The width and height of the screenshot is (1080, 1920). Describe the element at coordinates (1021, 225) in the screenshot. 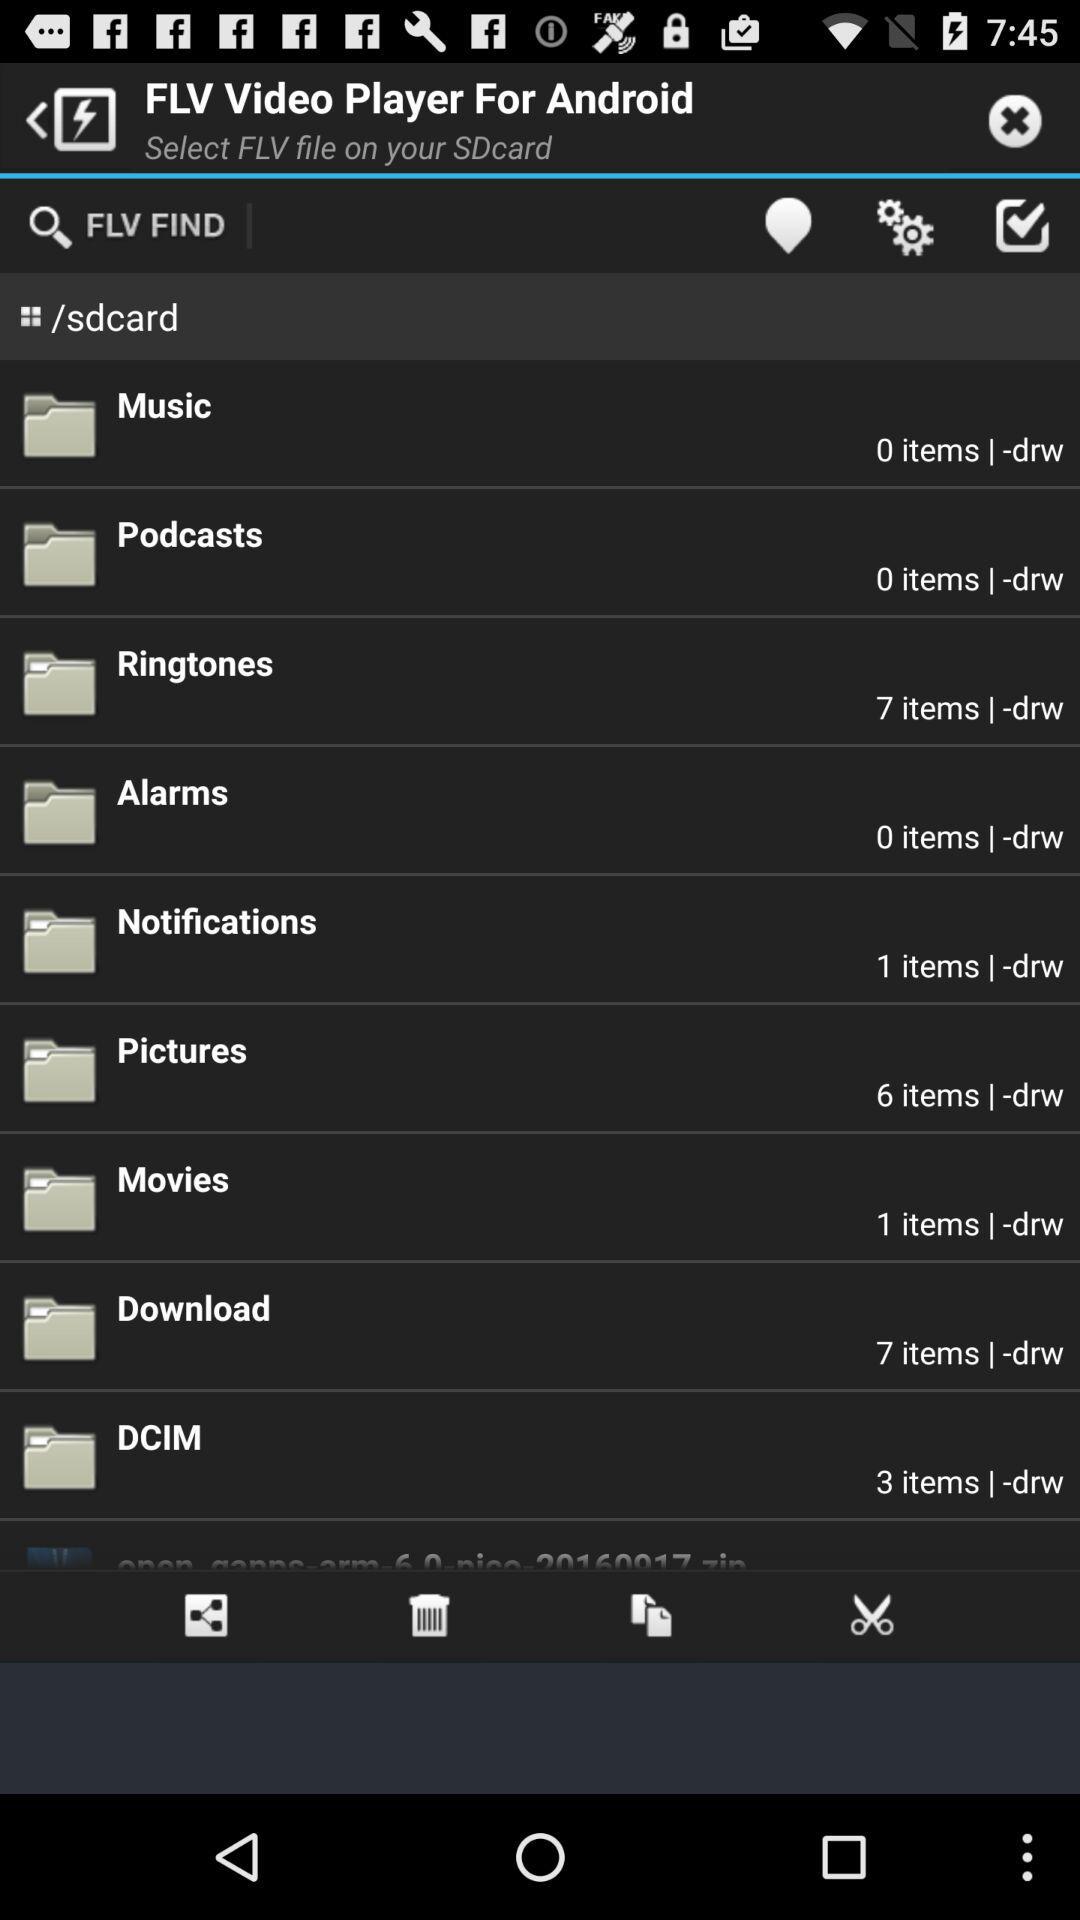

I see `app above the music icon` at that location.